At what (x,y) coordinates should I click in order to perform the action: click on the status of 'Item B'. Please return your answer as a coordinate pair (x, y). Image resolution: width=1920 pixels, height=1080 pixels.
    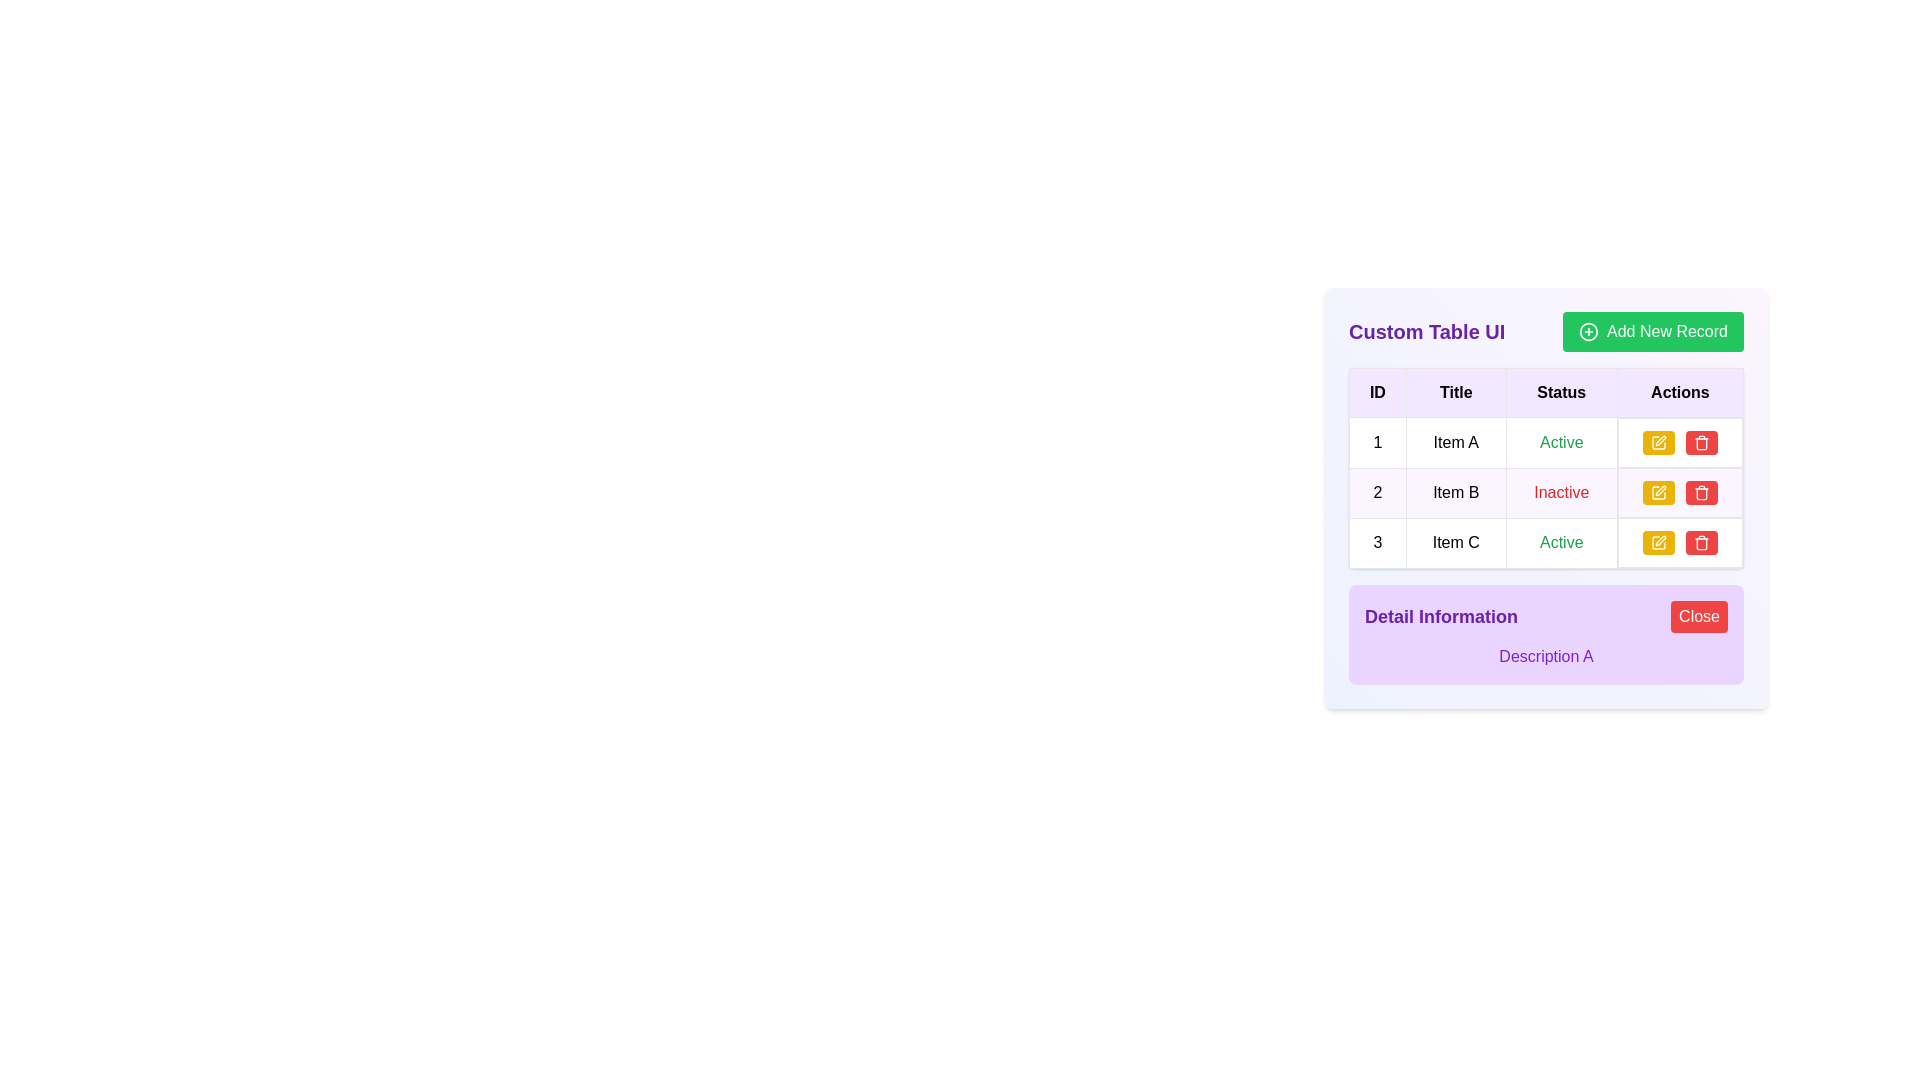
    Looking at the image, I should click on (1560, 493).